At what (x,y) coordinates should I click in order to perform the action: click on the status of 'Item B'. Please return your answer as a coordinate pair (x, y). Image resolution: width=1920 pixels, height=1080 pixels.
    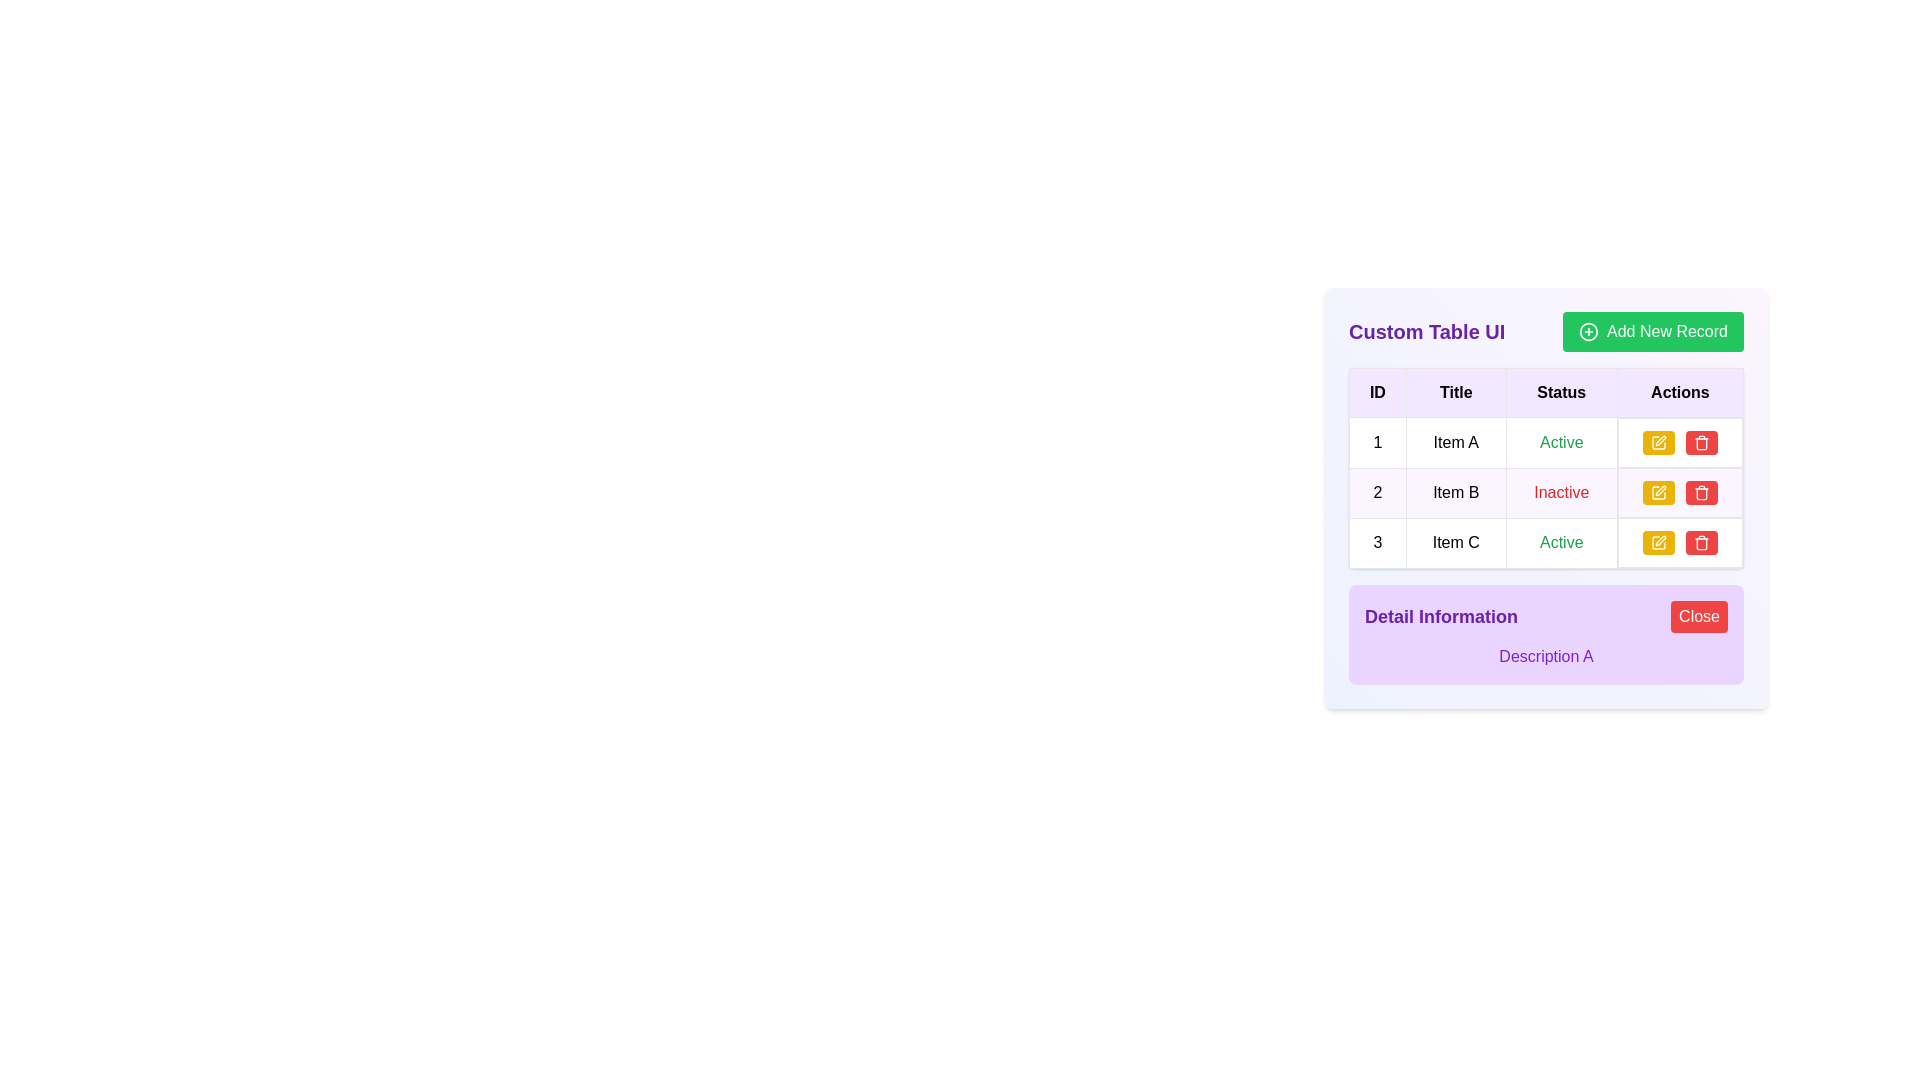
    Looking at the image, I should click on (1560, 493).